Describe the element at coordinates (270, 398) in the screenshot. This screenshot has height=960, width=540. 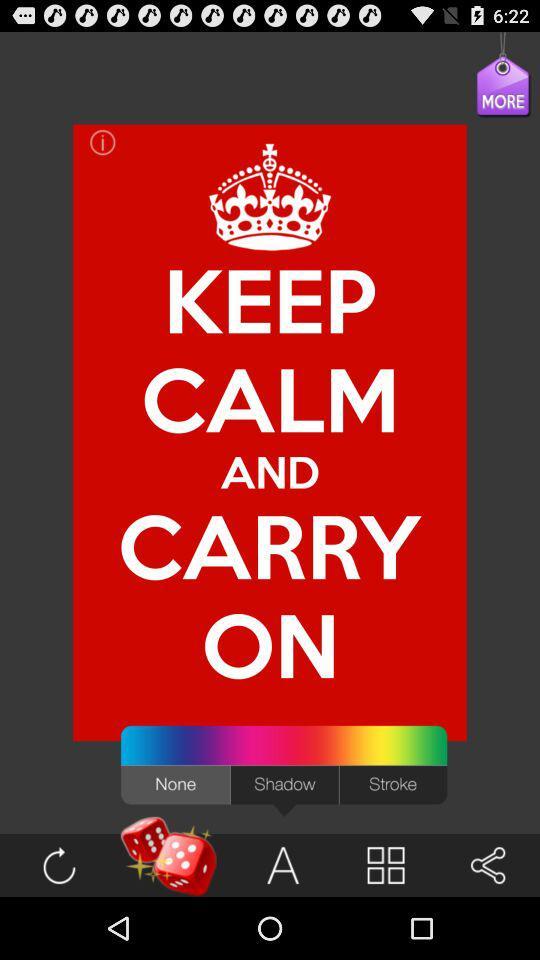
I see `icon above the carry item` at that location.